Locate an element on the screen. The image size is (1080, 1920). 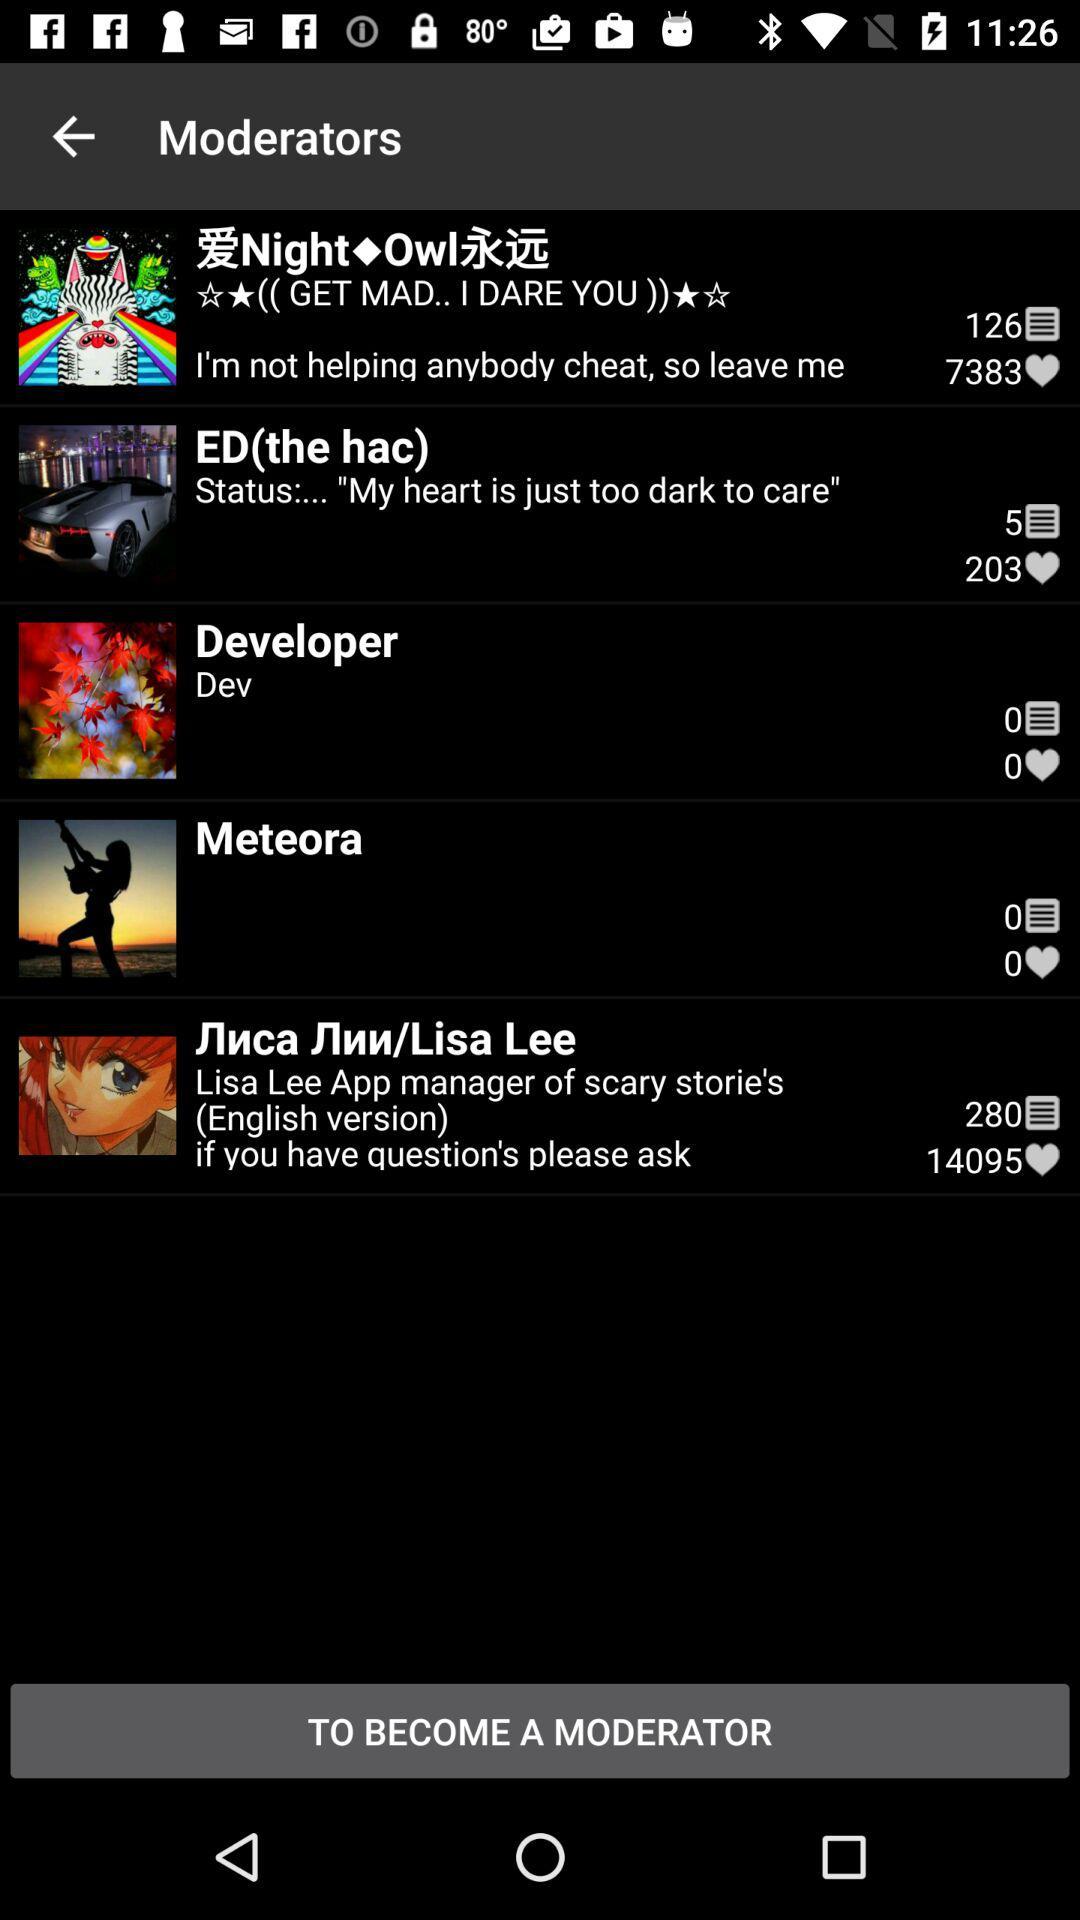
item next to lisa lee app is located at coordinates (993, 1112).